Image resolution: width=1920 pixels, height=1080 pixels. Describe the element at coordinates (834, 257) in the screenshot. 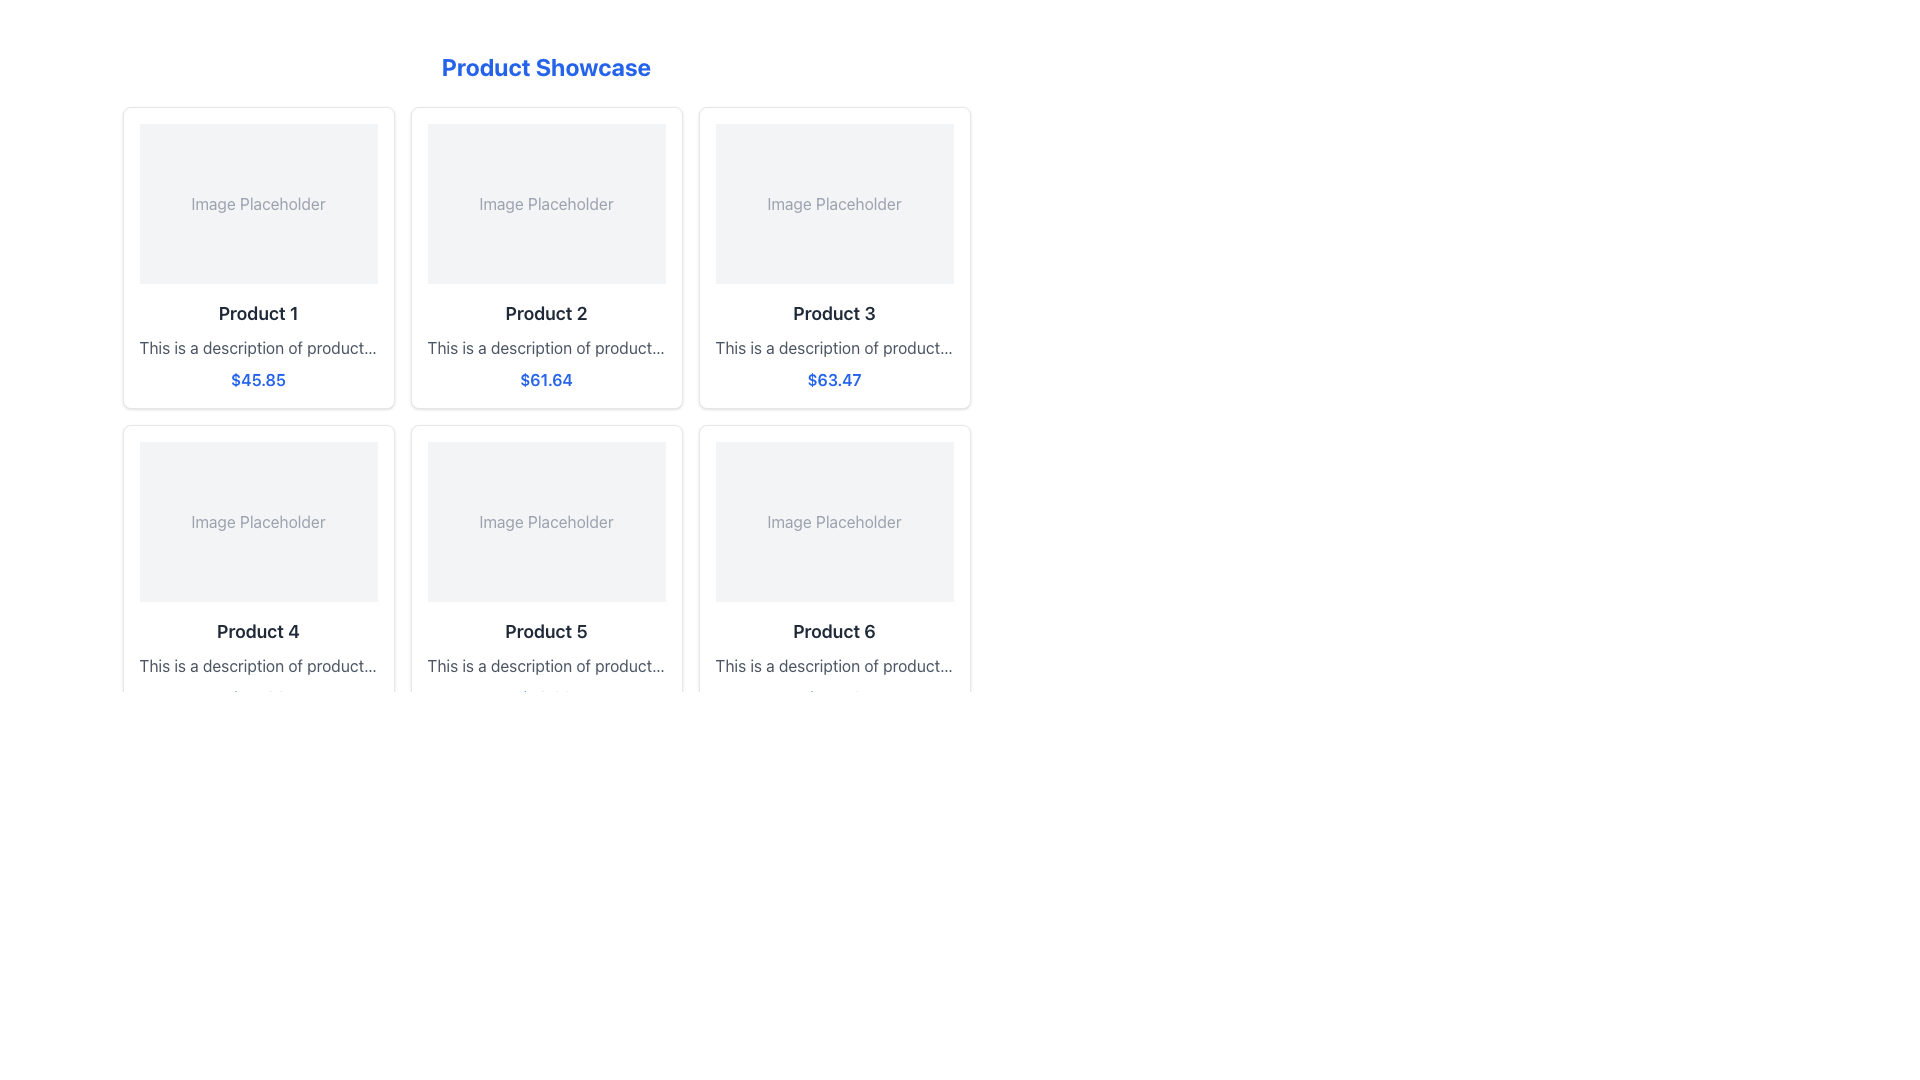

I see `the Display Card containing 'Product 3', which has a white background, rounded corners, and shows the price '$63.47' in blue at the bottom` at that location.